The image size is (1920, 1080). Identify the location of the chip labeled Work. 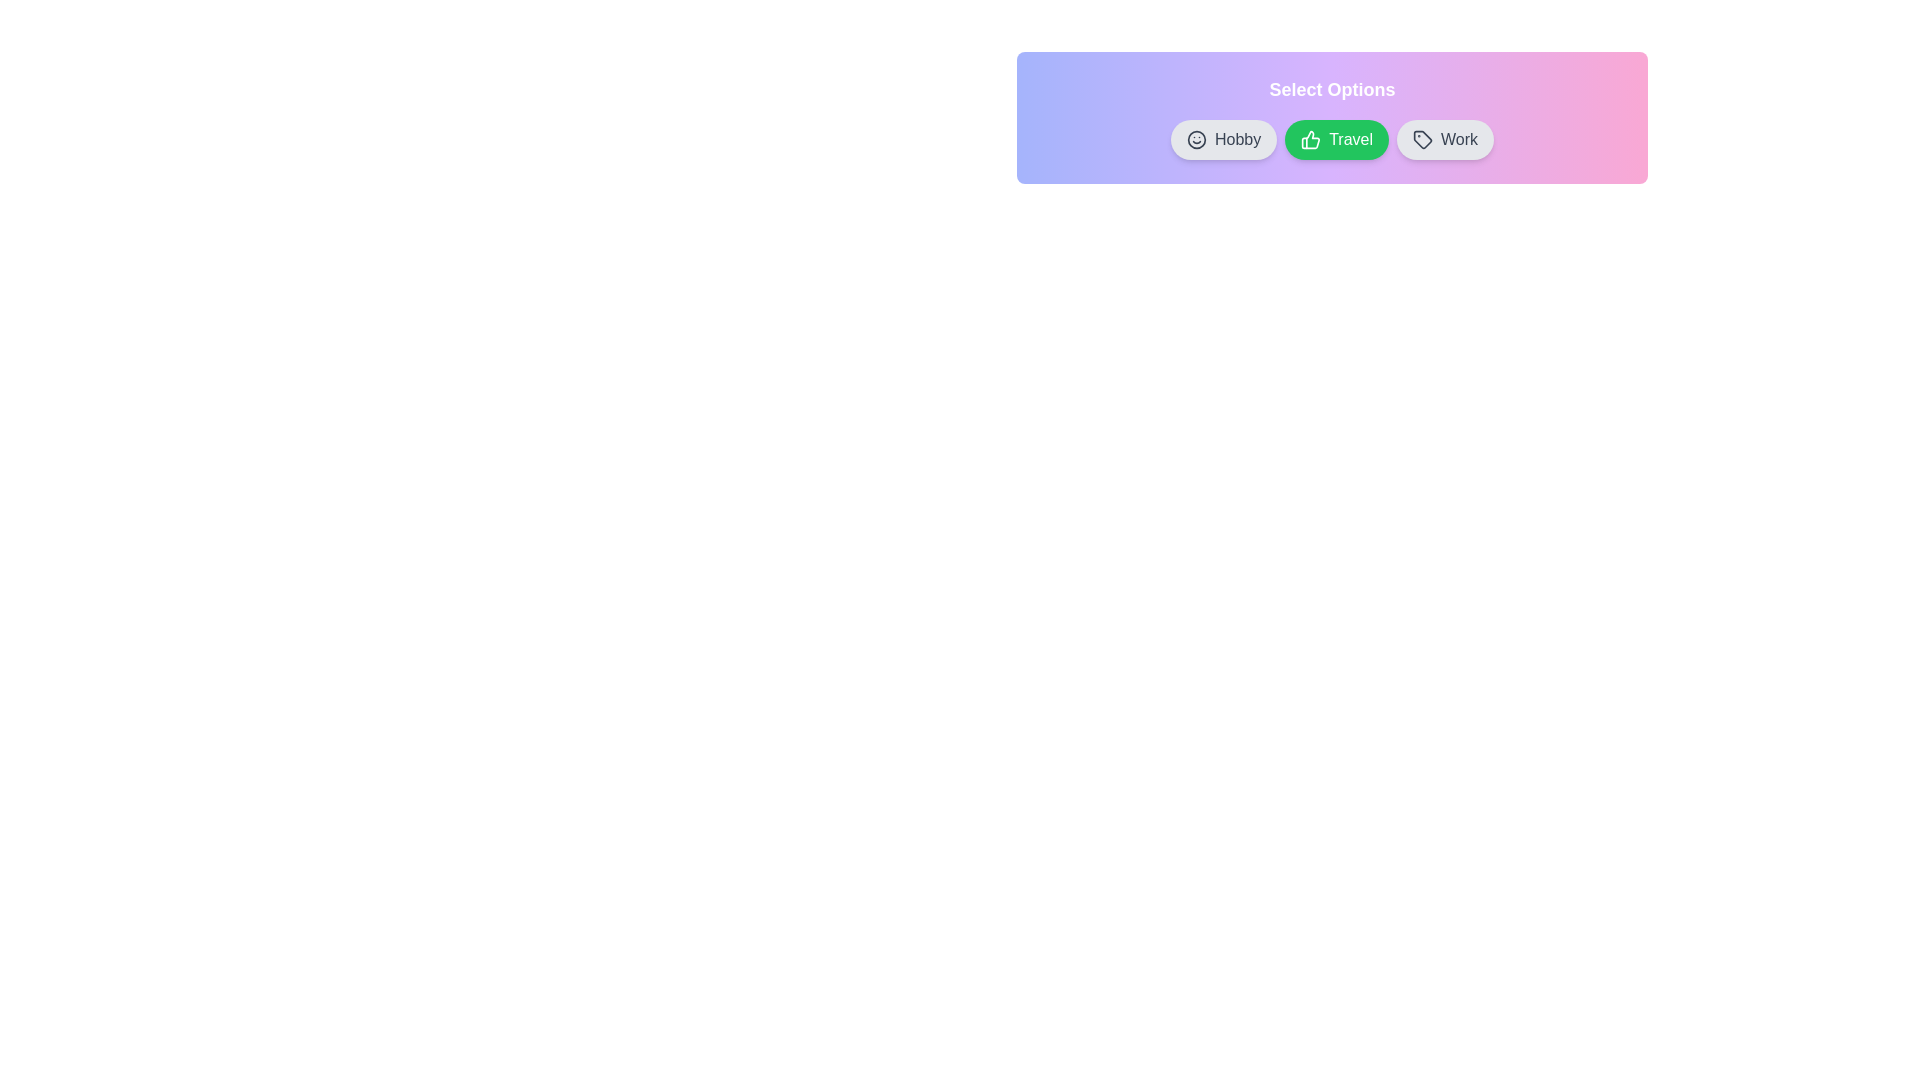
(1444, 138).